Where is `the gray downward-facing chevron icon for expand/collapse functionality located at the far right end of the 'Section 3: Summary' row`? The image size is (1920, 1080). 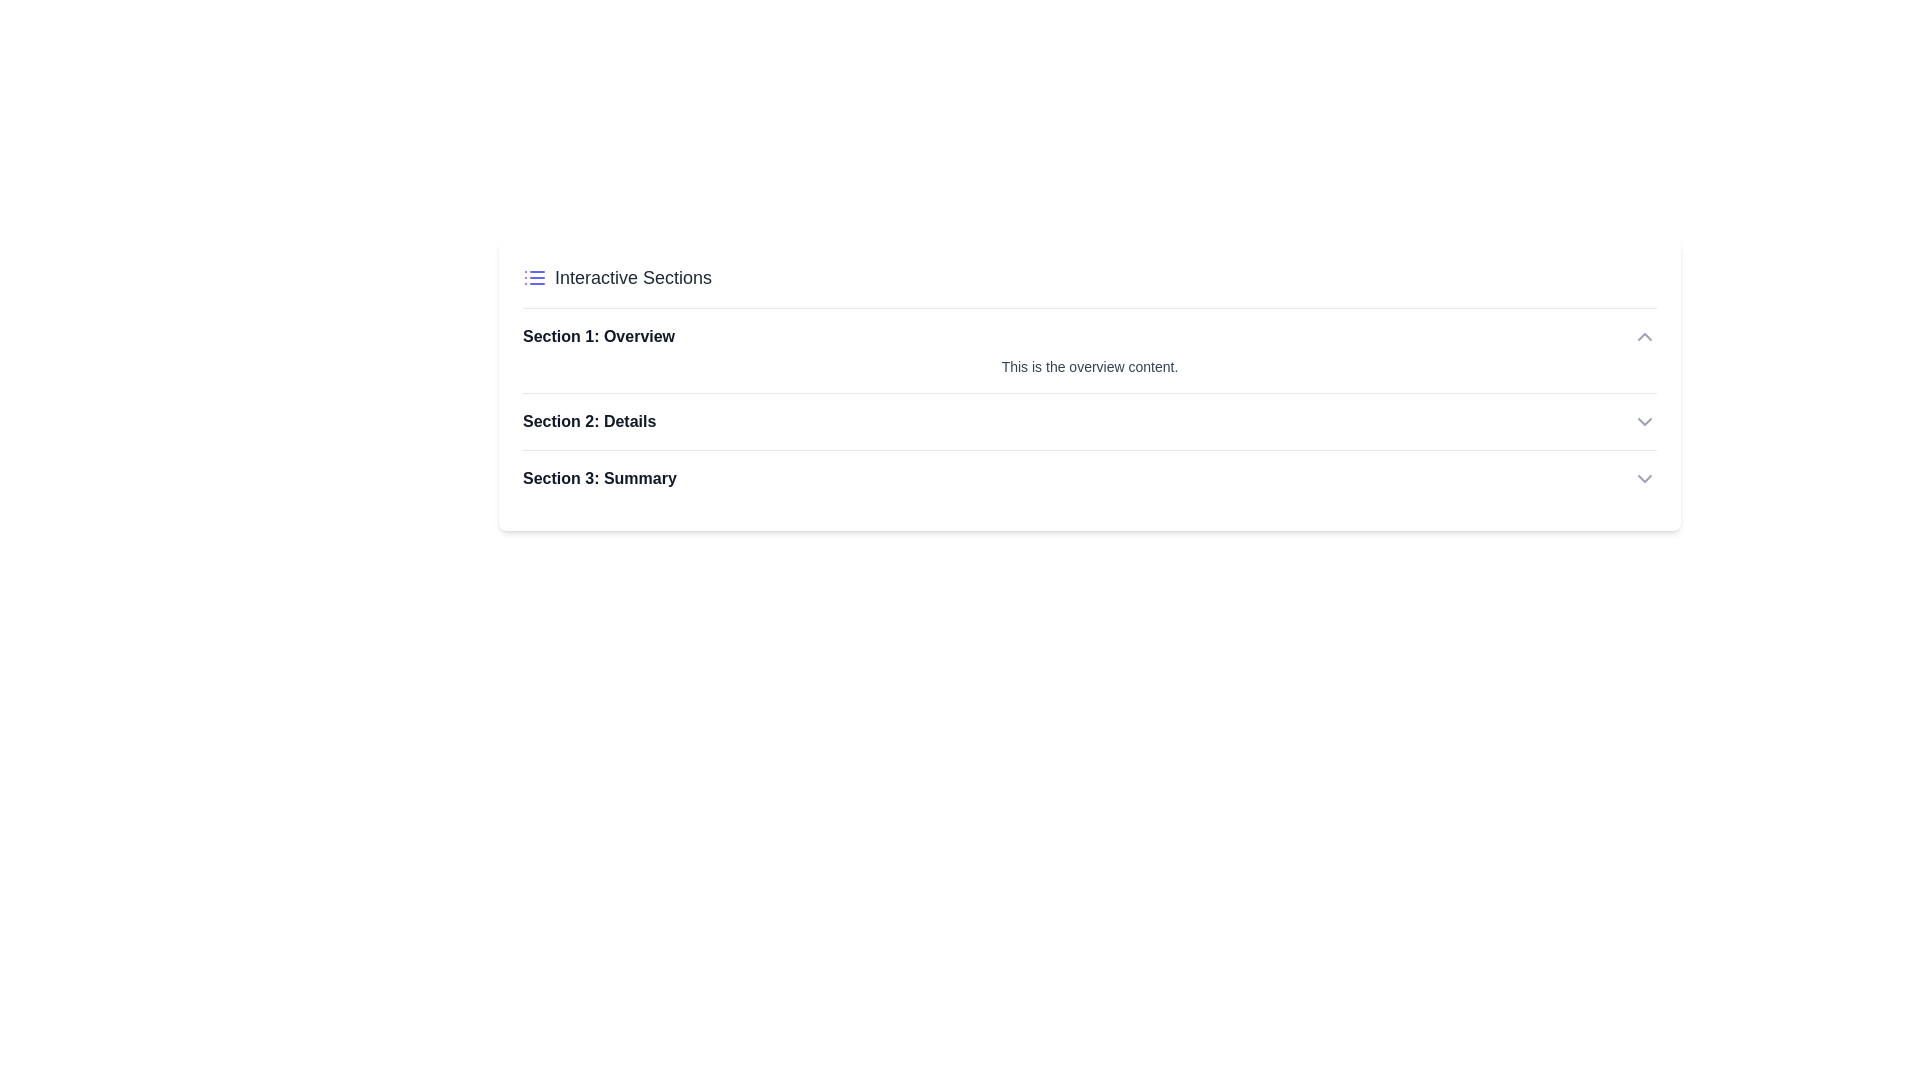 the gray downward-facing chevron icon for expand/collapse functionality located at the far right end of the 'Section 3: Summary' row is located at coordinates (1645, 478).